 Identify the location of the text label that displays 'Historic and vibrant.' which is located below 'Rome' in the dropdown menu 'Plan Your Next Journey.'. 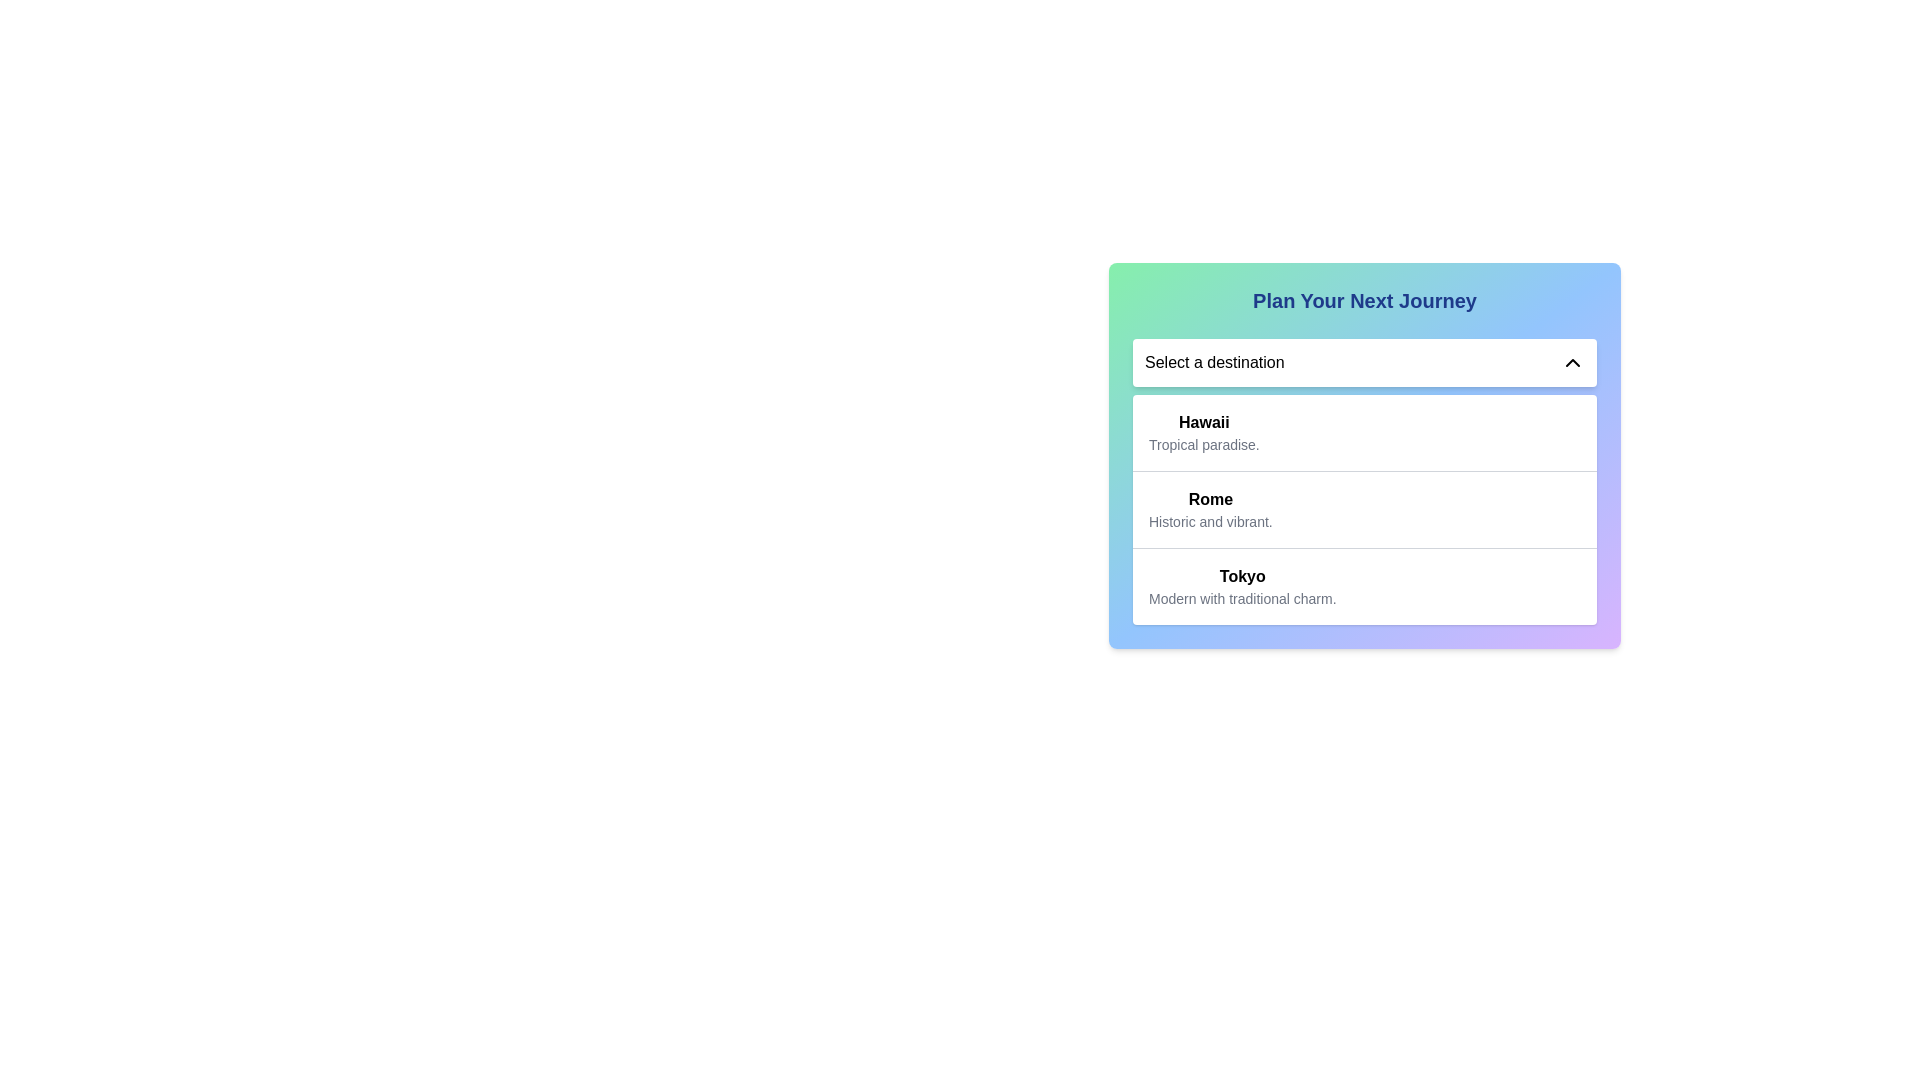
(1209, 520).